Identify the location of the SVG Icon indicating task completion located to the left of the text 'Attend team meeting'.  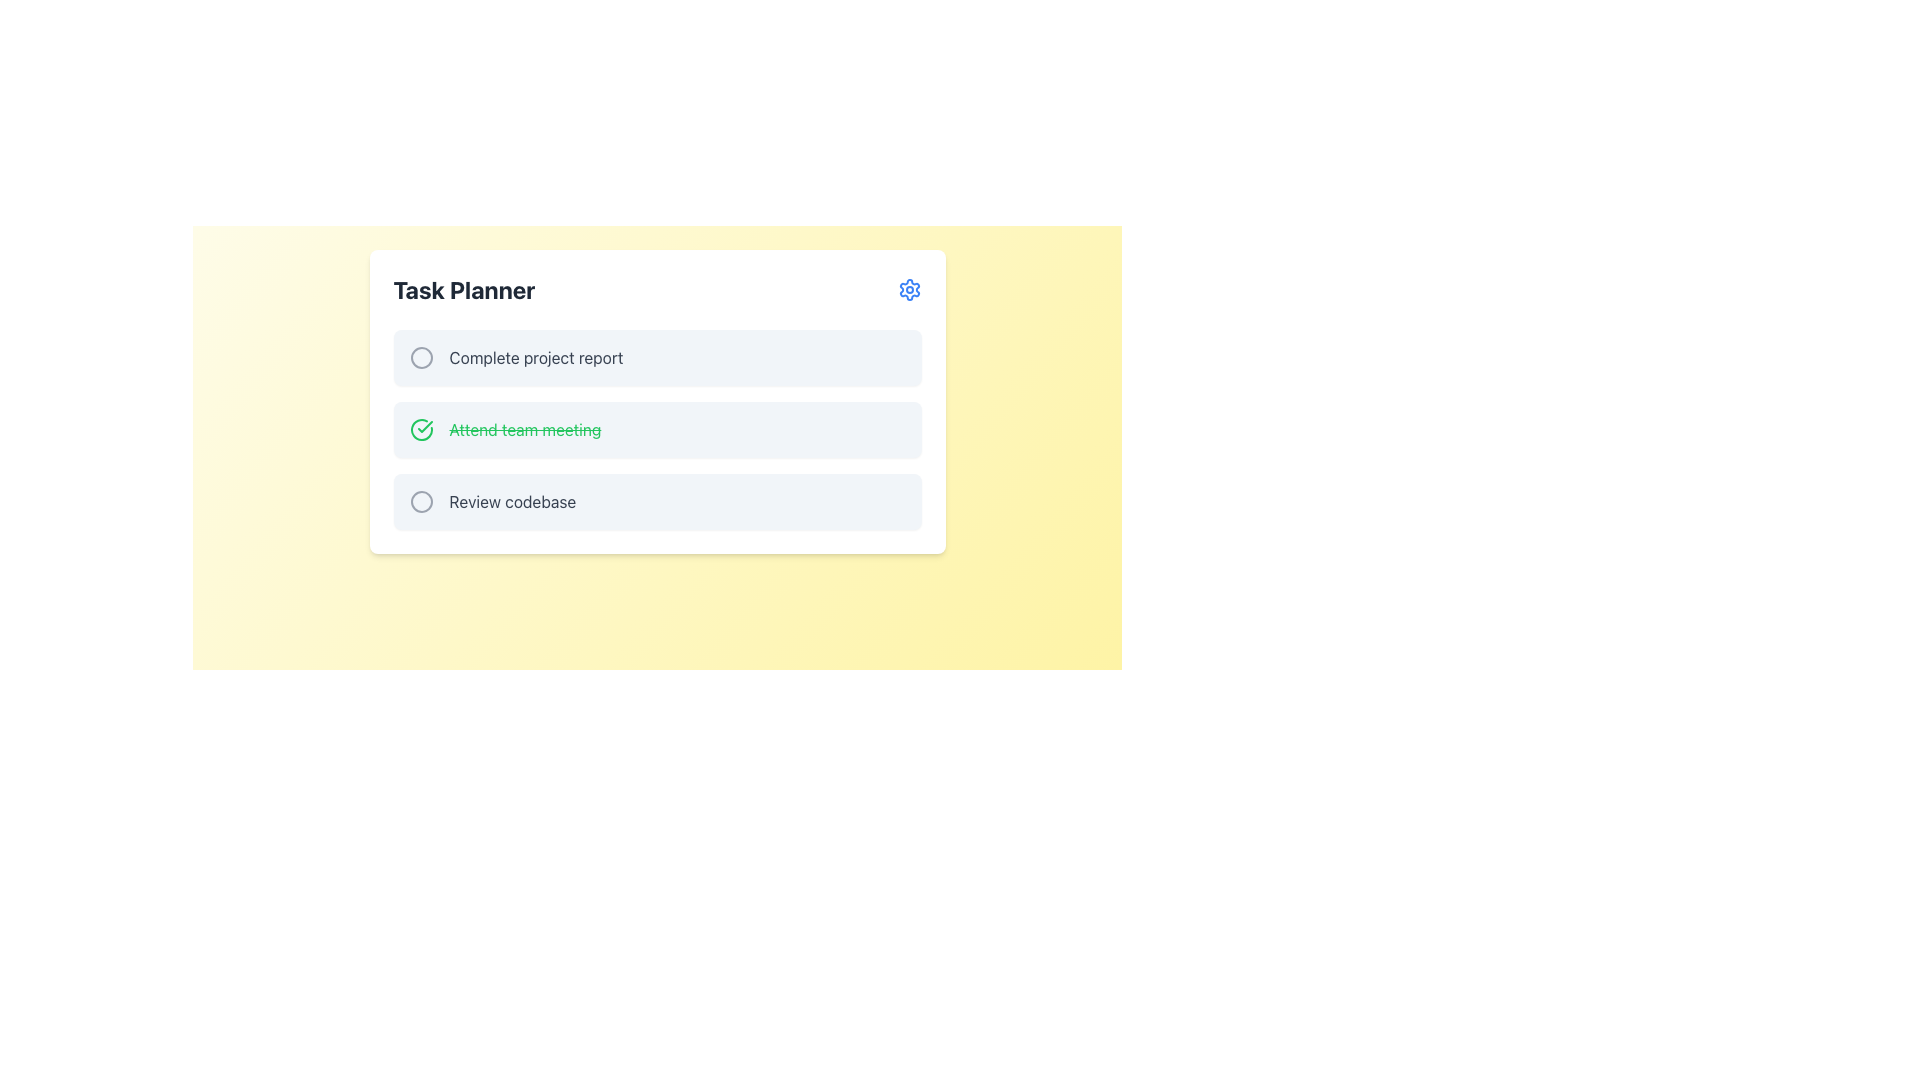
(420, 428).